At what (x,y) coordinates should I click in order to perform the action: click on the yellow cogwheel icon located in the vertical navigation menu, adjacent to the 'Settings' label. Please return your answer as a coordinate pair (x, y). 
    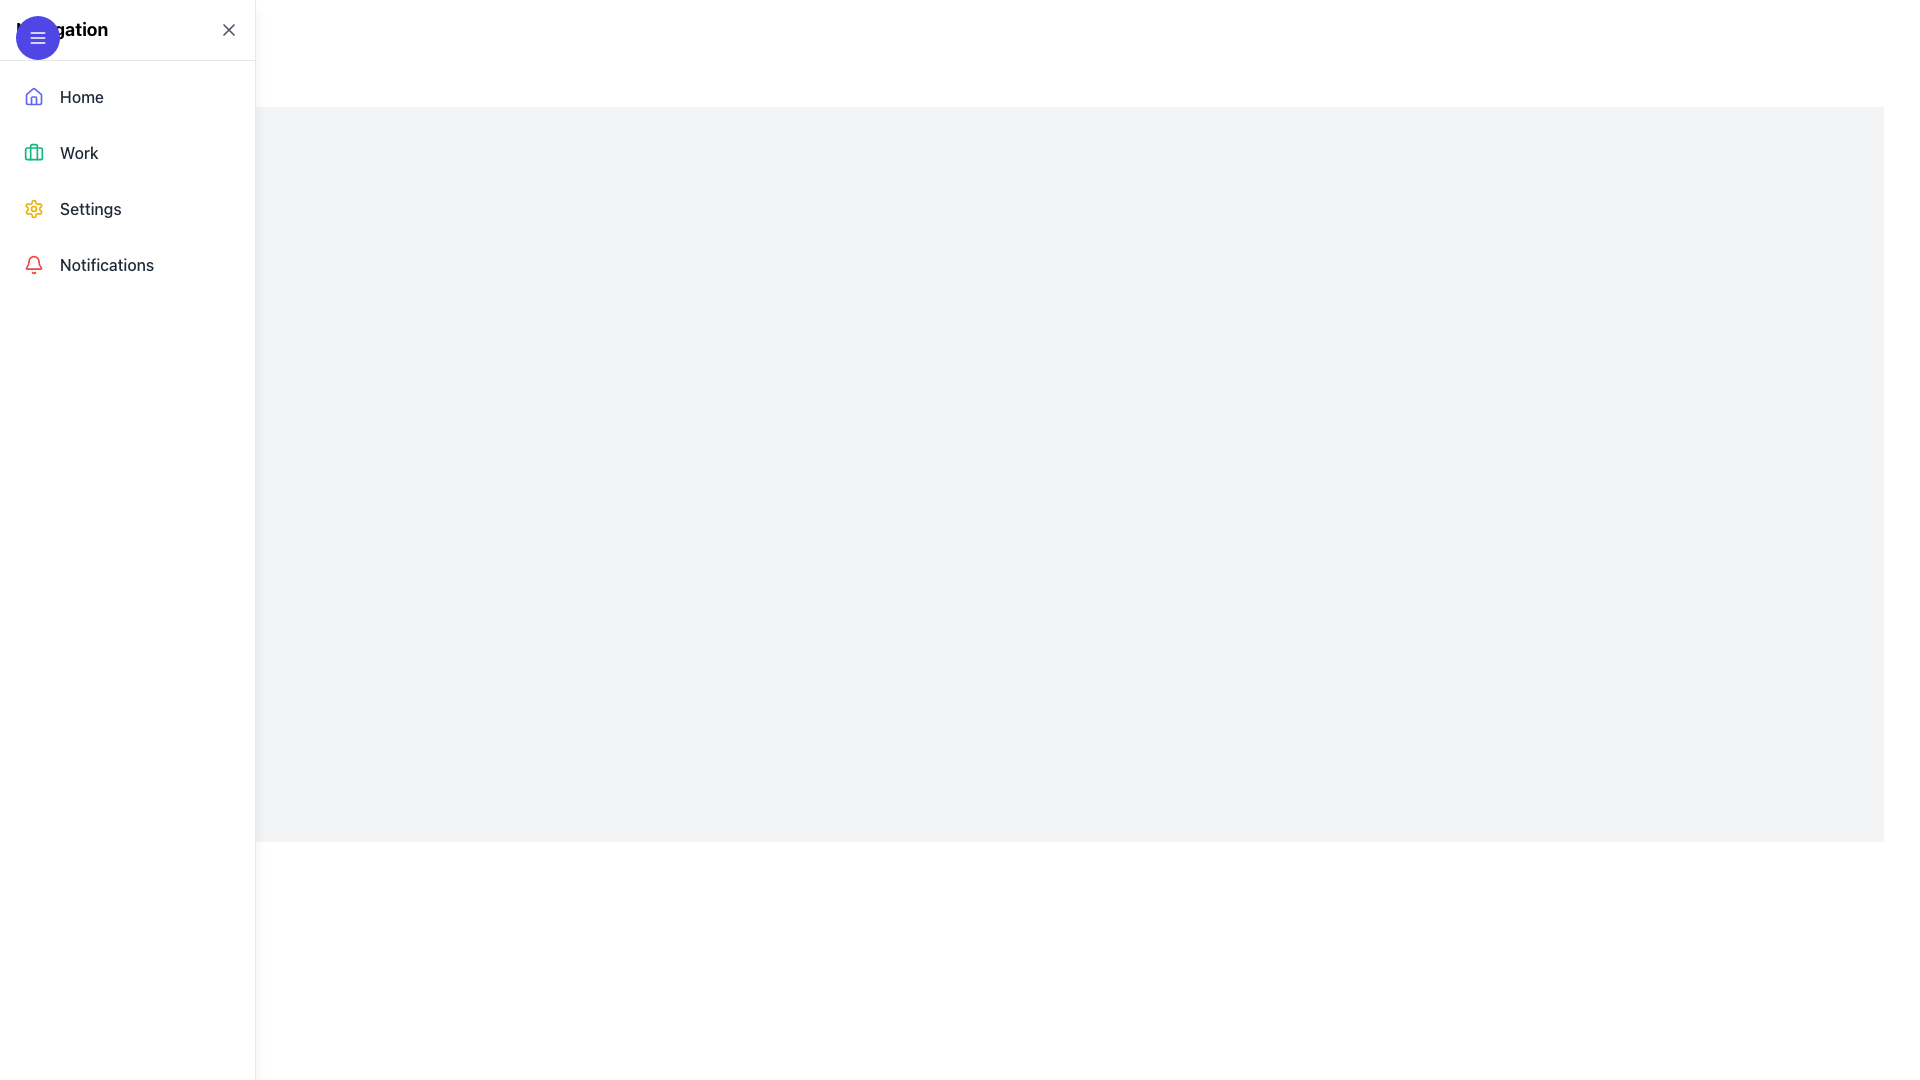
    Looking at the image, I should click on (33, 208).